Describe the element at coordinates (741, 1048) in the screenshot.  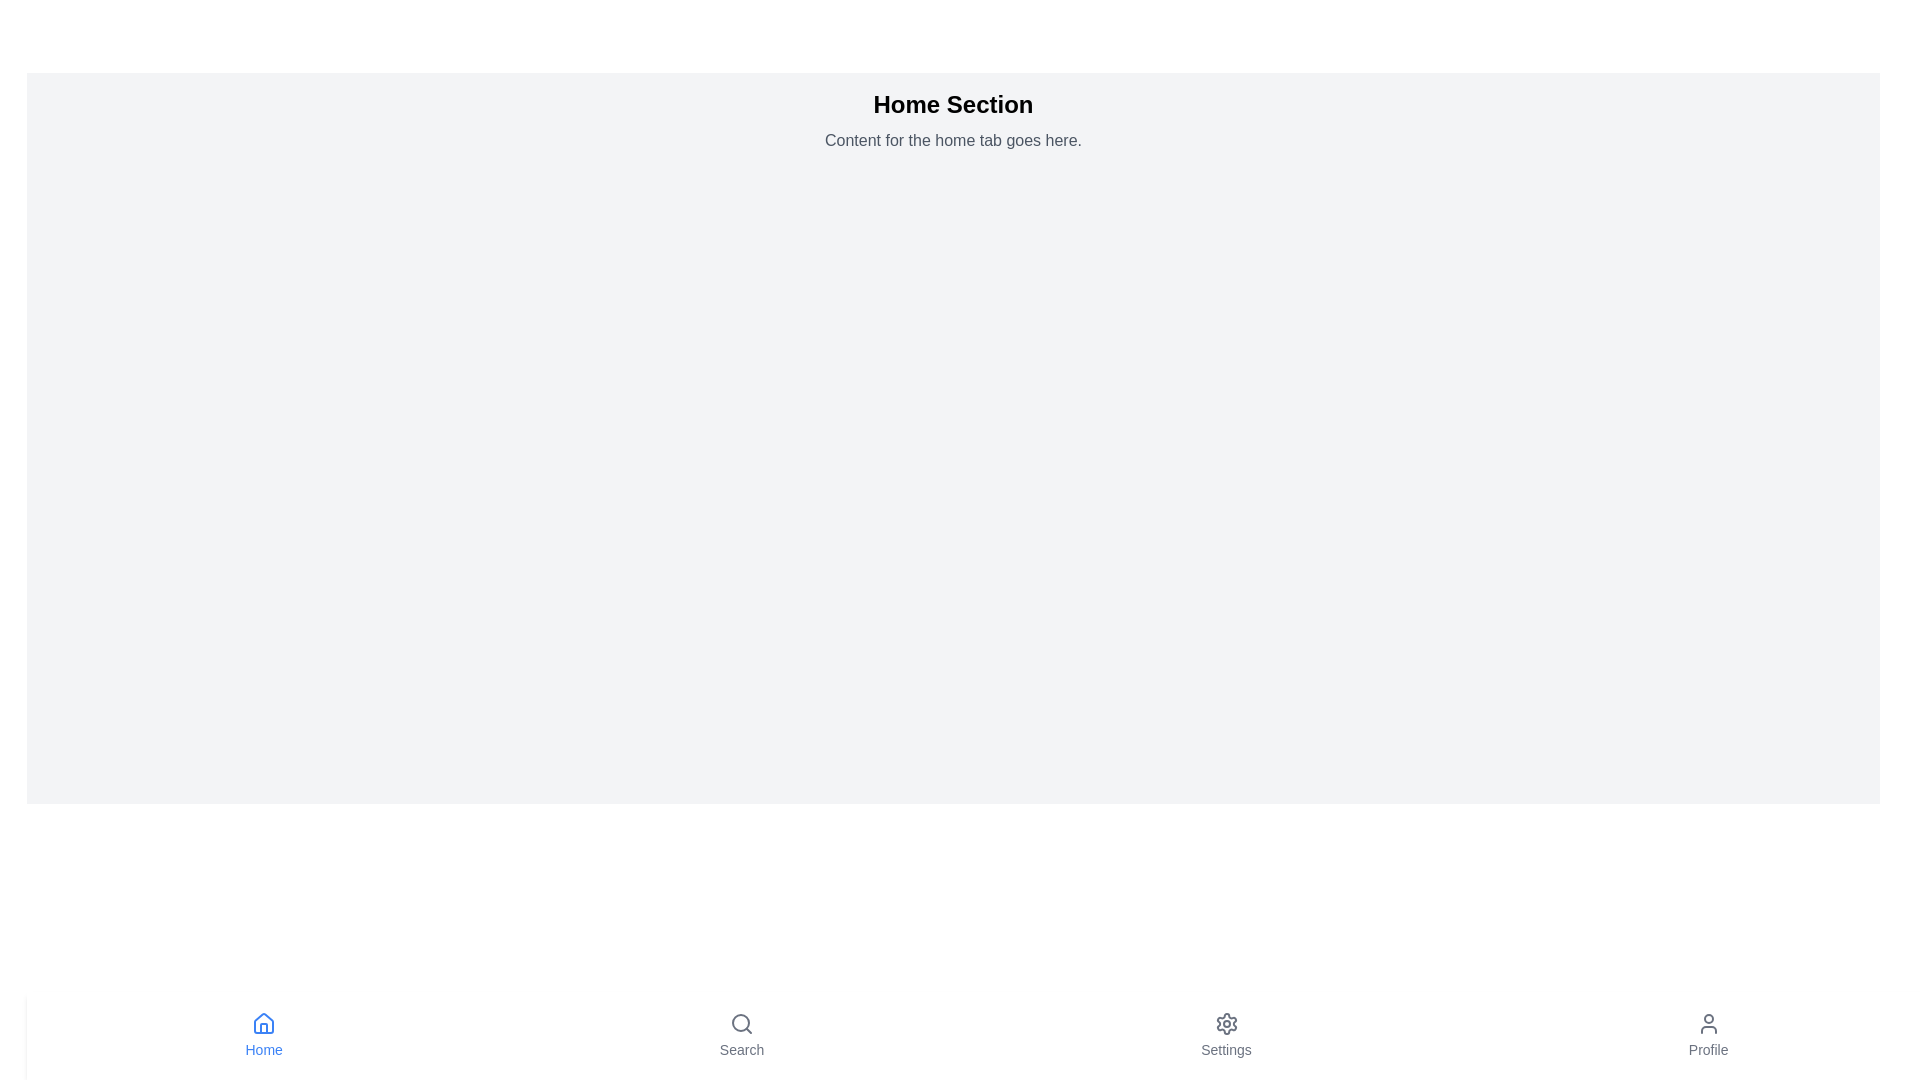
I see `the descriptive title text label for the 'Search' button in the bottom navigation bar, which is centrally positioned and the second item from the left` at that location.